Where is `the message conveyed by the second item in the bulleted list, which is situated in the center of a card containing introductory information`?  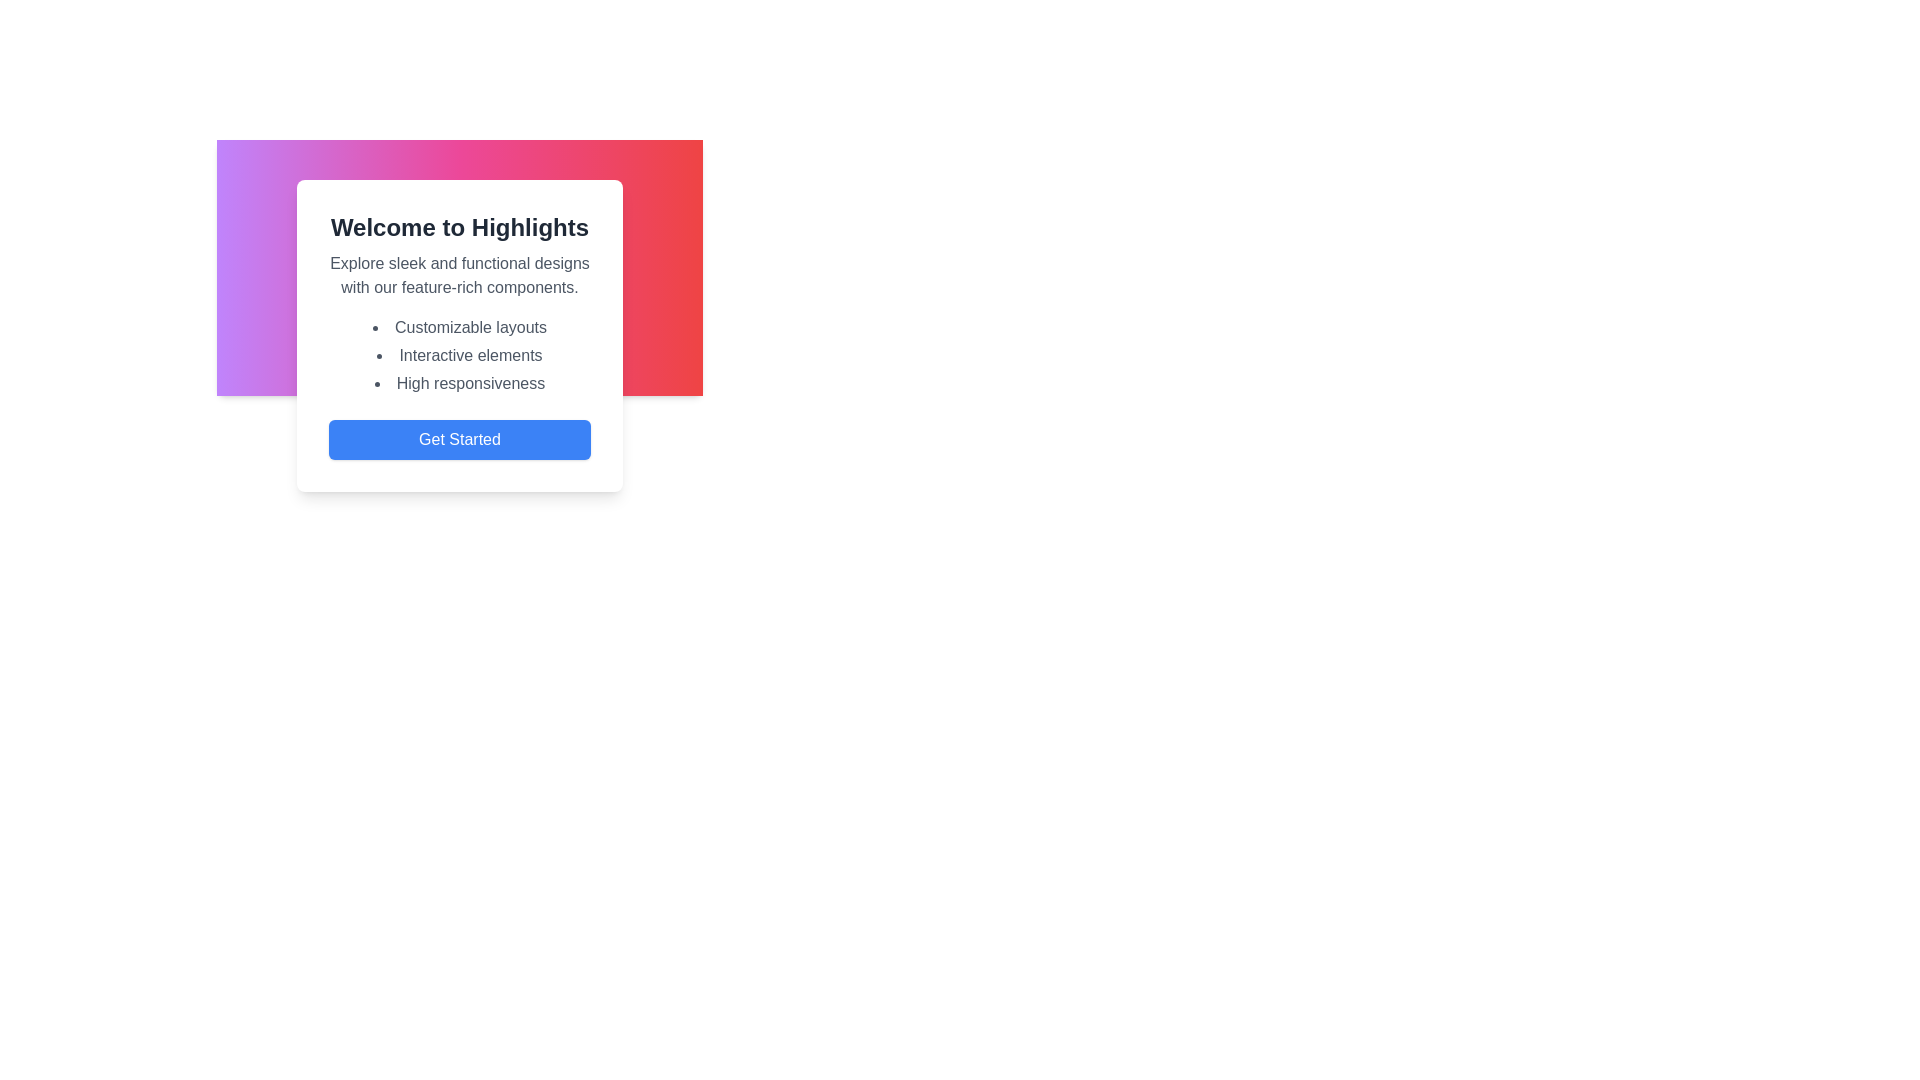
the message conveyed by the second item in the bulleted list, which is situated in the center of a card containing introductory information is located at coordinates (459, 354).